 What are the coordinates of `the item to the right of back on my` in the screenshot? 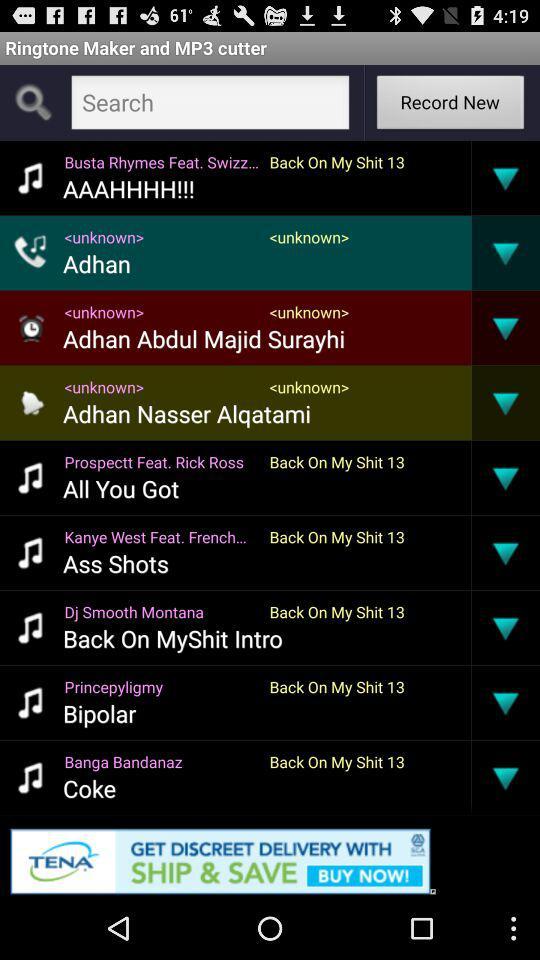 It's located at (471, 626).